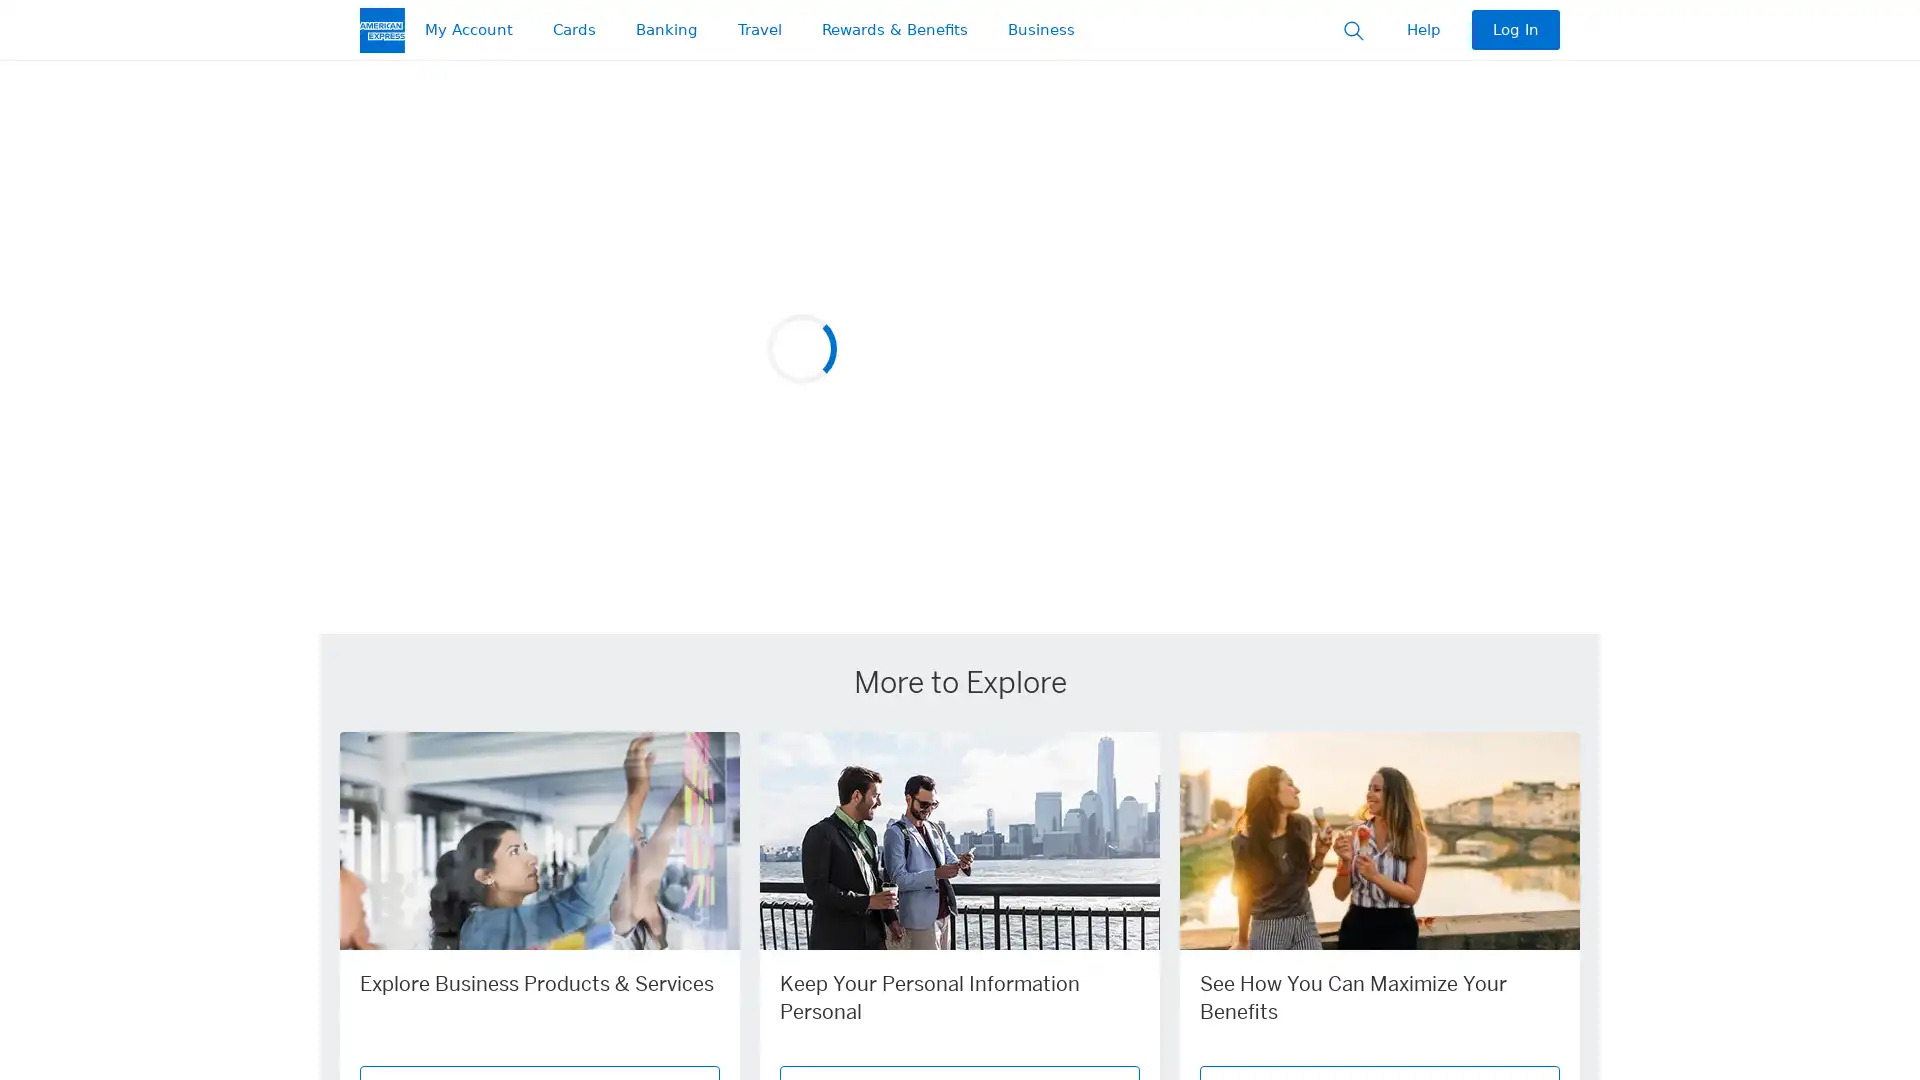 Image resolution: width=1920 pixels, height=1080 pixels. Describe the element at coordinates (891, 866) in the screenshot. I see `slide 1` at that location.